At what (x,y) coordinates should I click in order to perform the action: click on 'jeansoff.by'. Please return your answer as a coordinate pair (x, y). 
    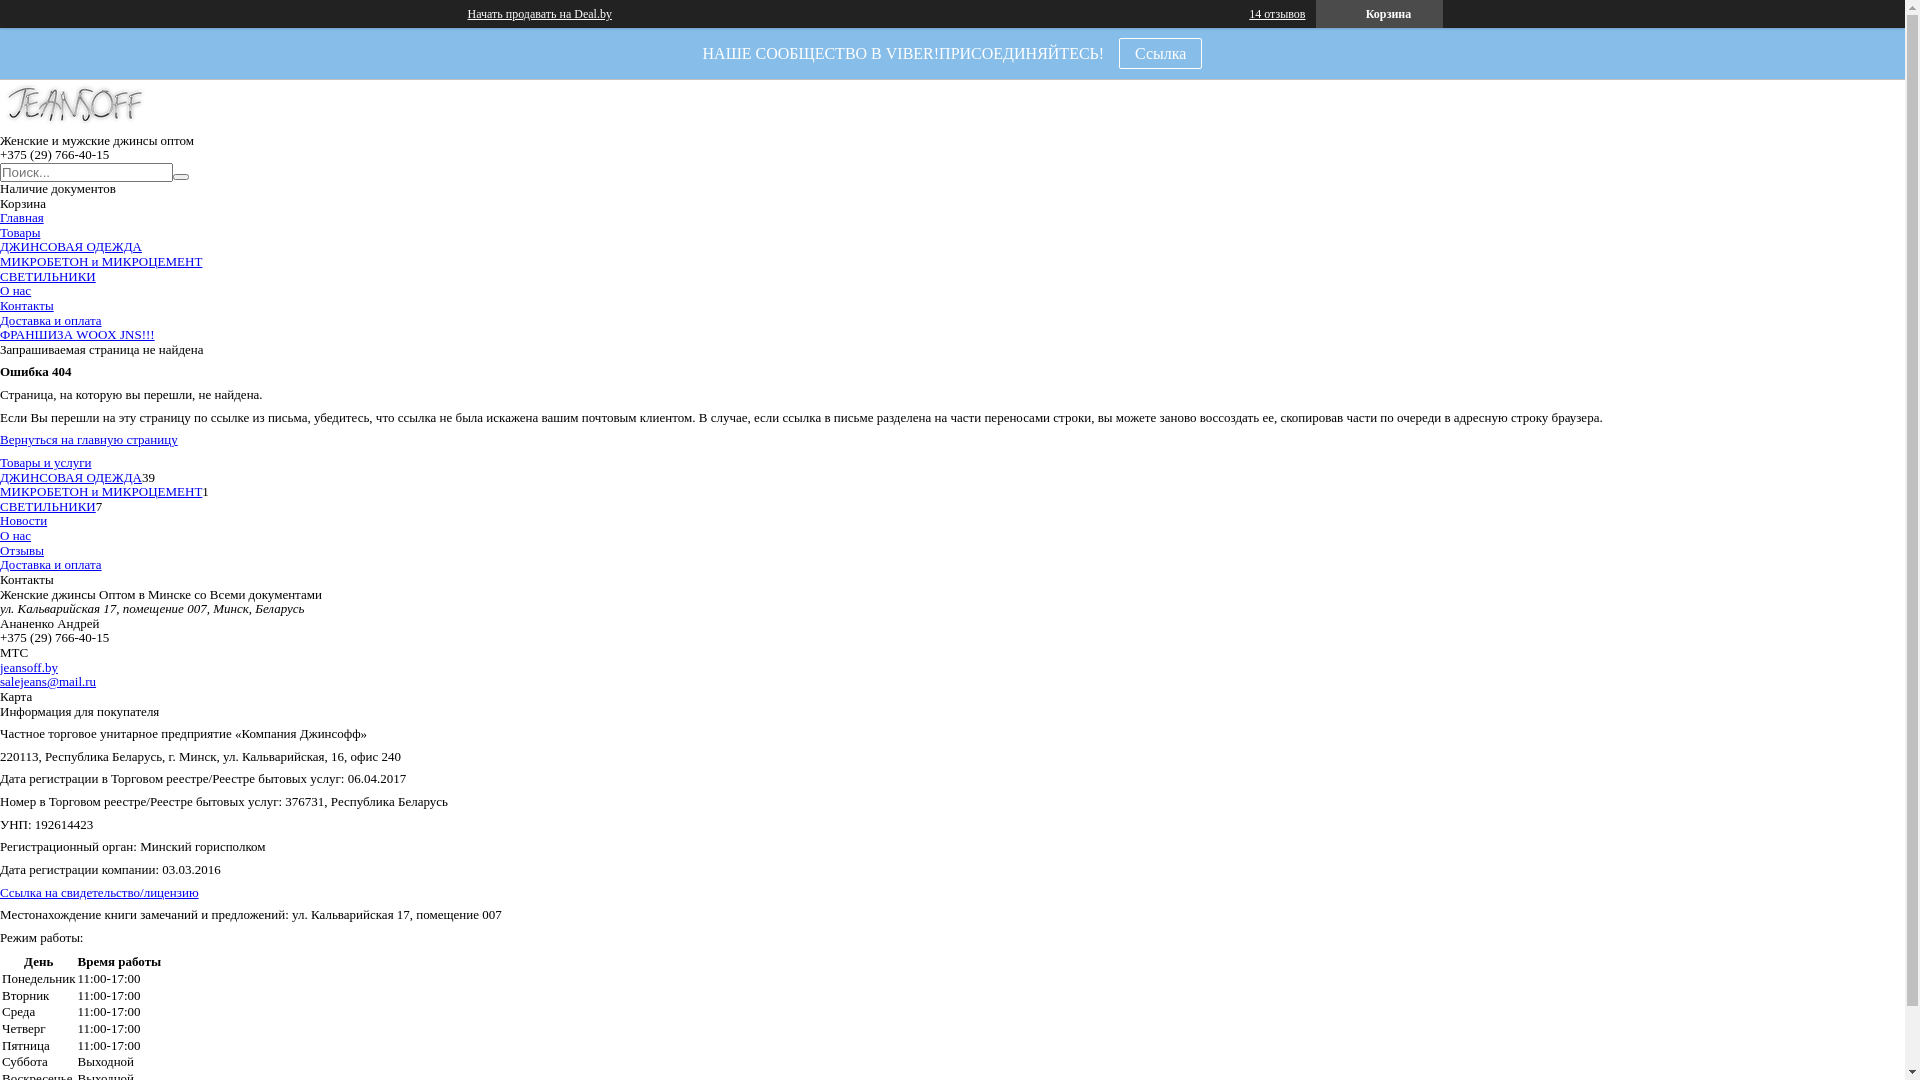
    Looking at the image, I should click on (0, 667).